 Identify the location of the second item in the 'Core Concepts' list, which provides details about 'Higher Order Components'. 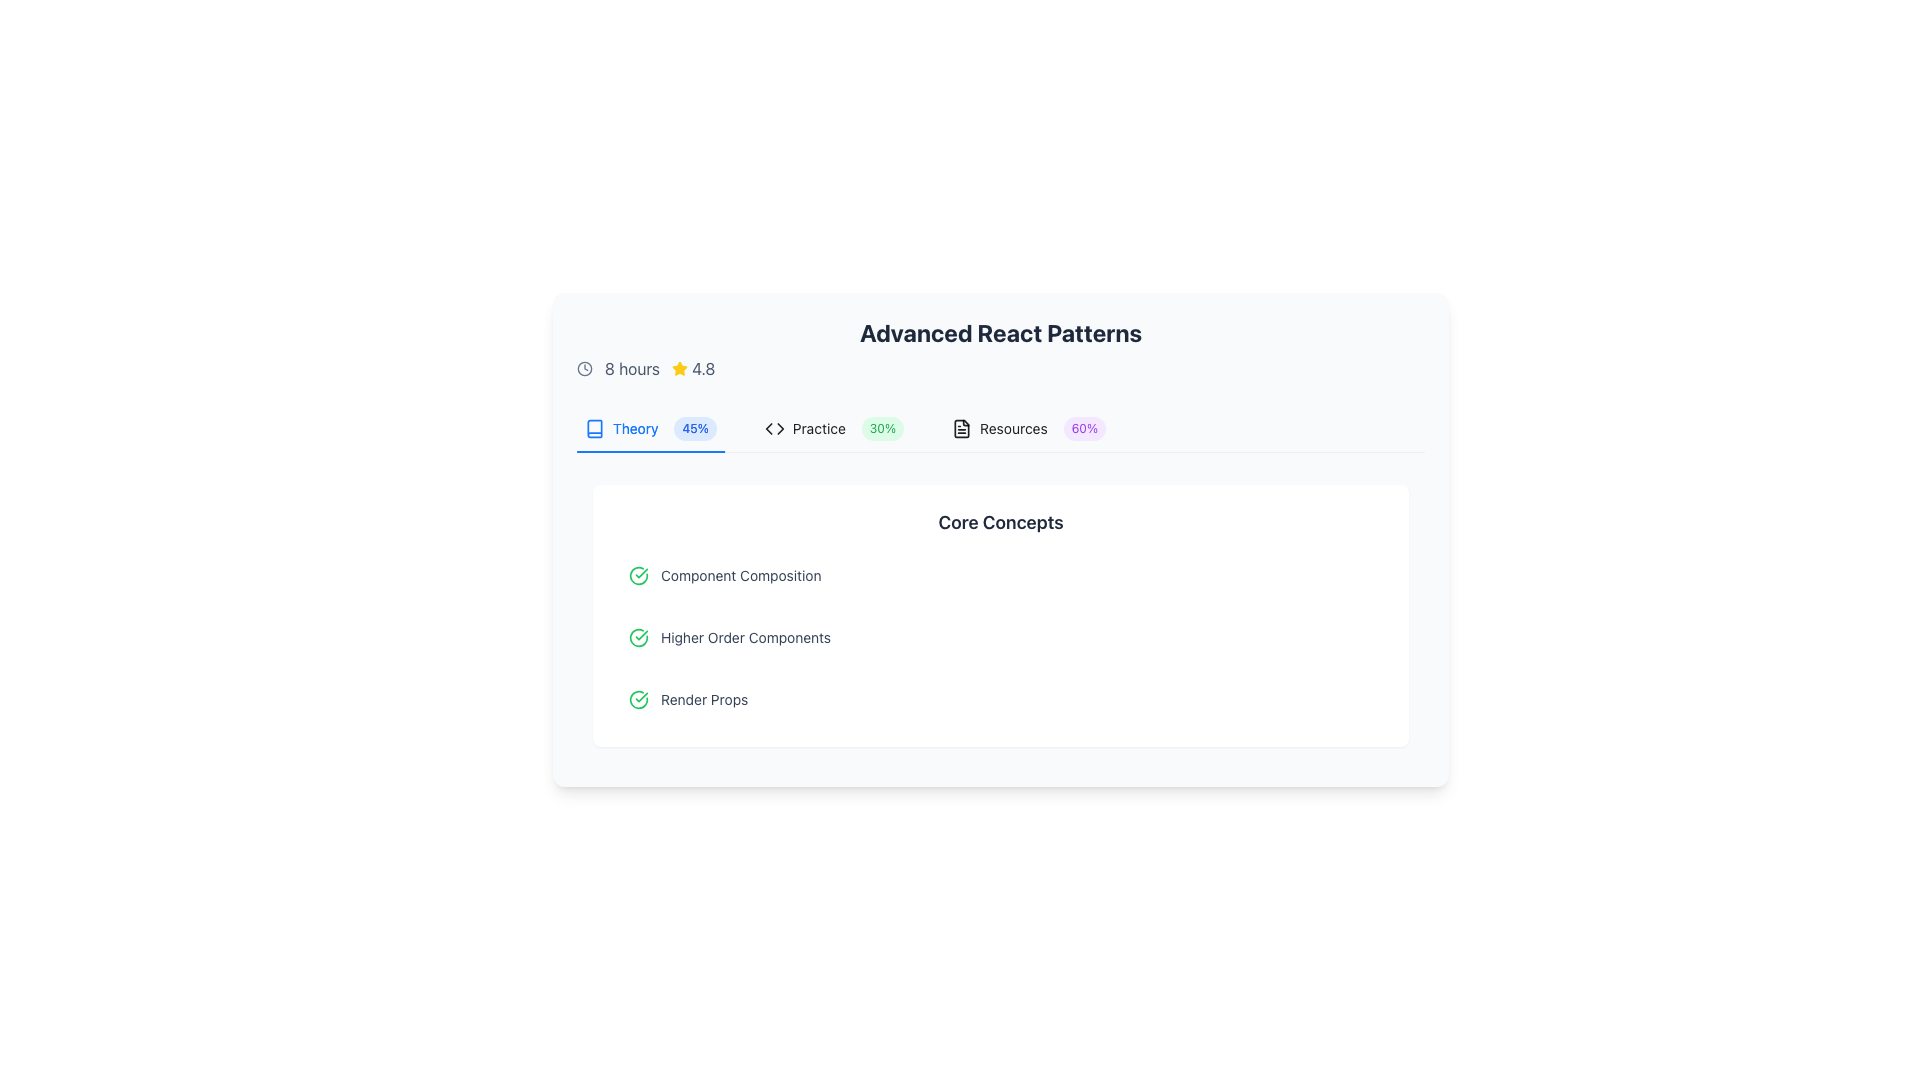
(1001, 637).